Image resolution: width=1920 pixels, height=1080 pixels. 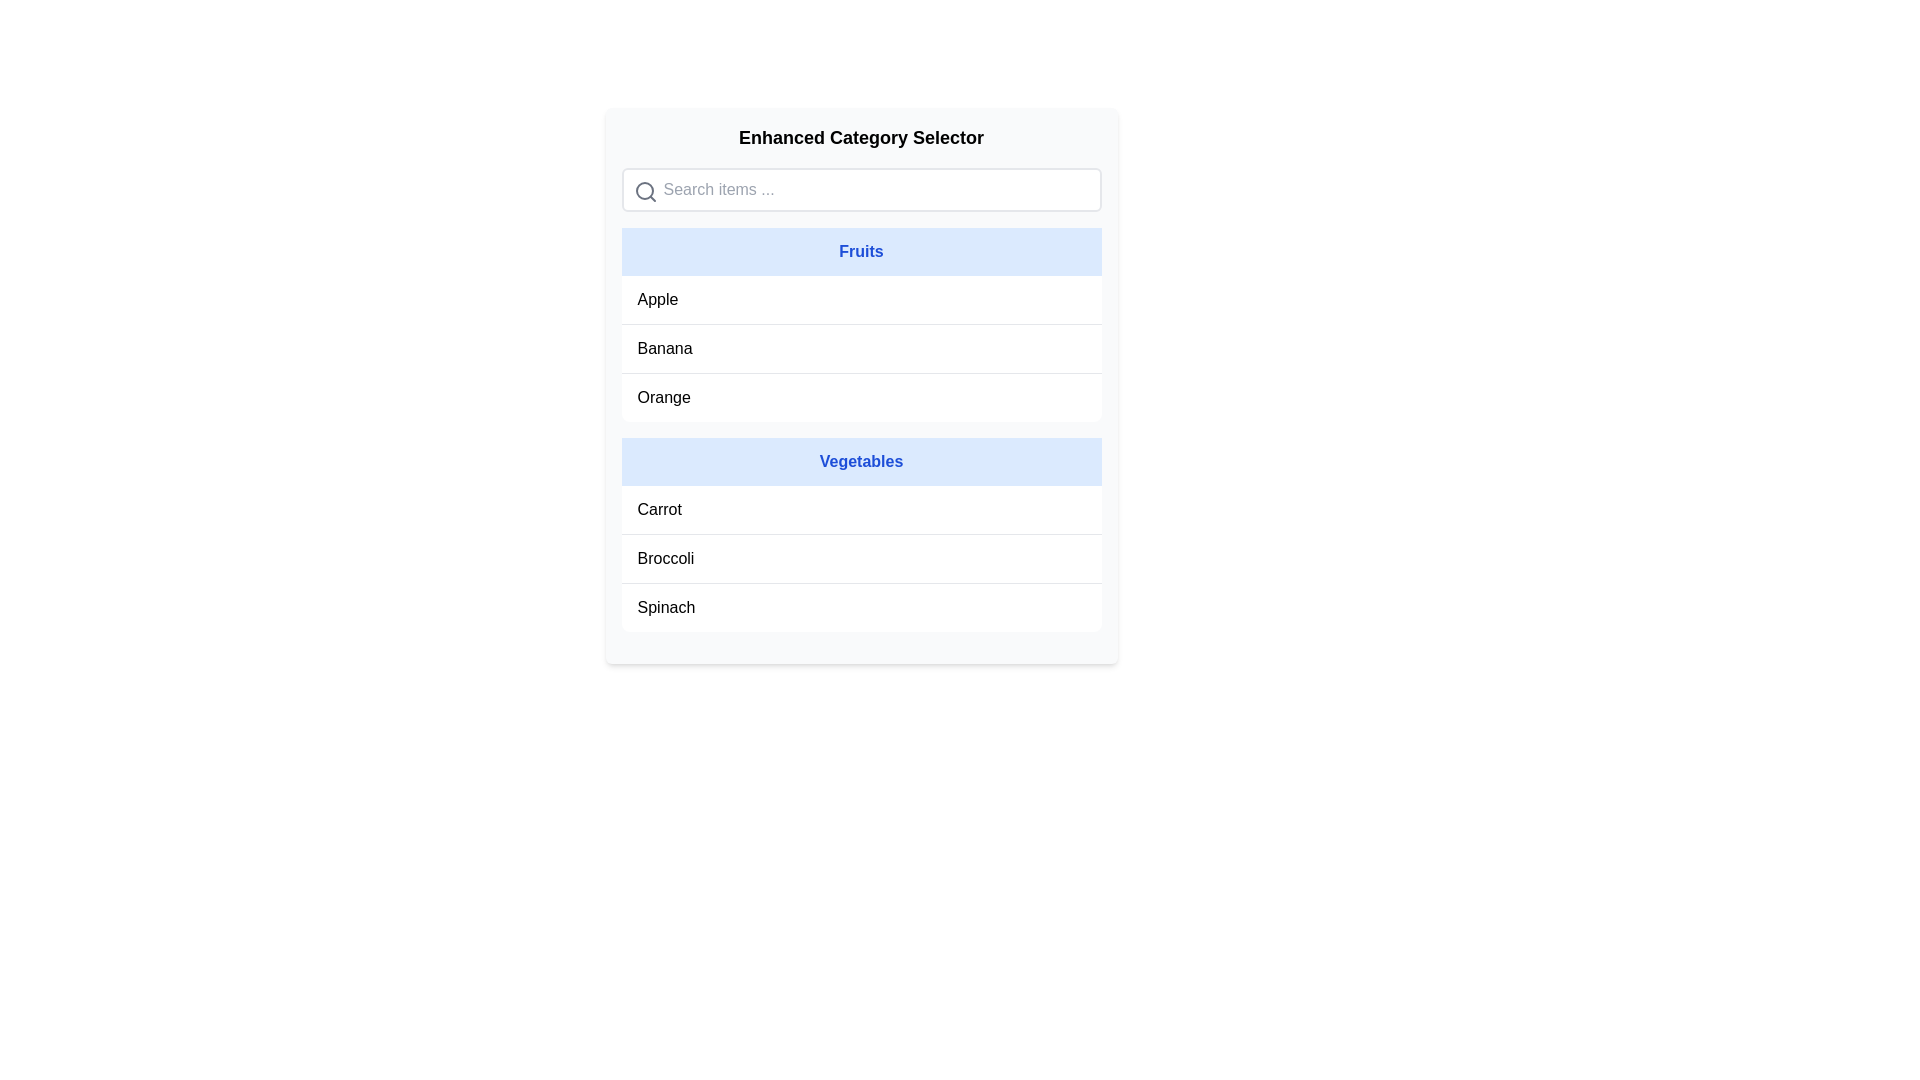 I want to click on the text element displaying 'Broccoli', which is, so click(x=665, y=559).